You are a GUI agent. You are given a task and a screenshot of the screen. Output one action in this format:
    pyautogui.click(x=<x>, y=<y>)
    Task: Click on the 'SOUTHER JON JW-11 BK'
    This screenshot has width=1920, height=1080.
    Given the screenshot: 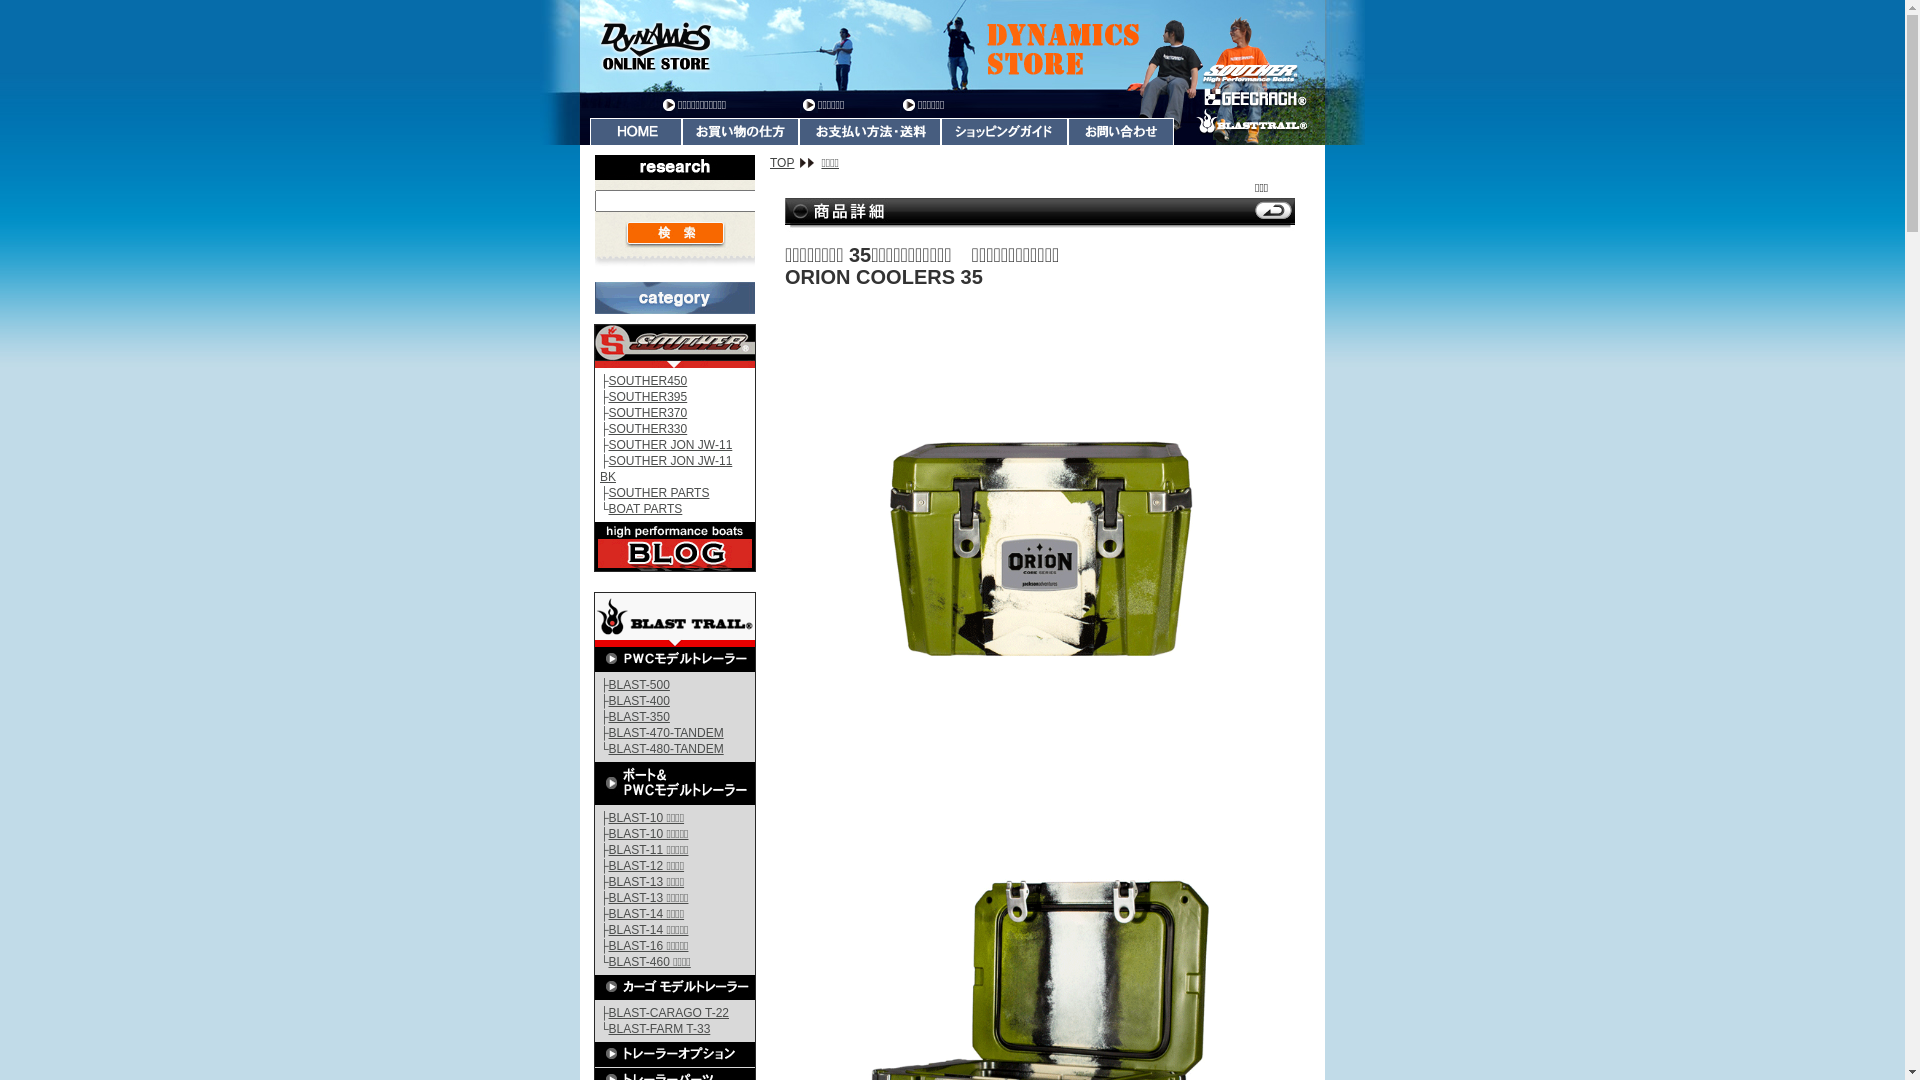 What is the action you would take?
    pyautogui.click(x=666, y=469)
    